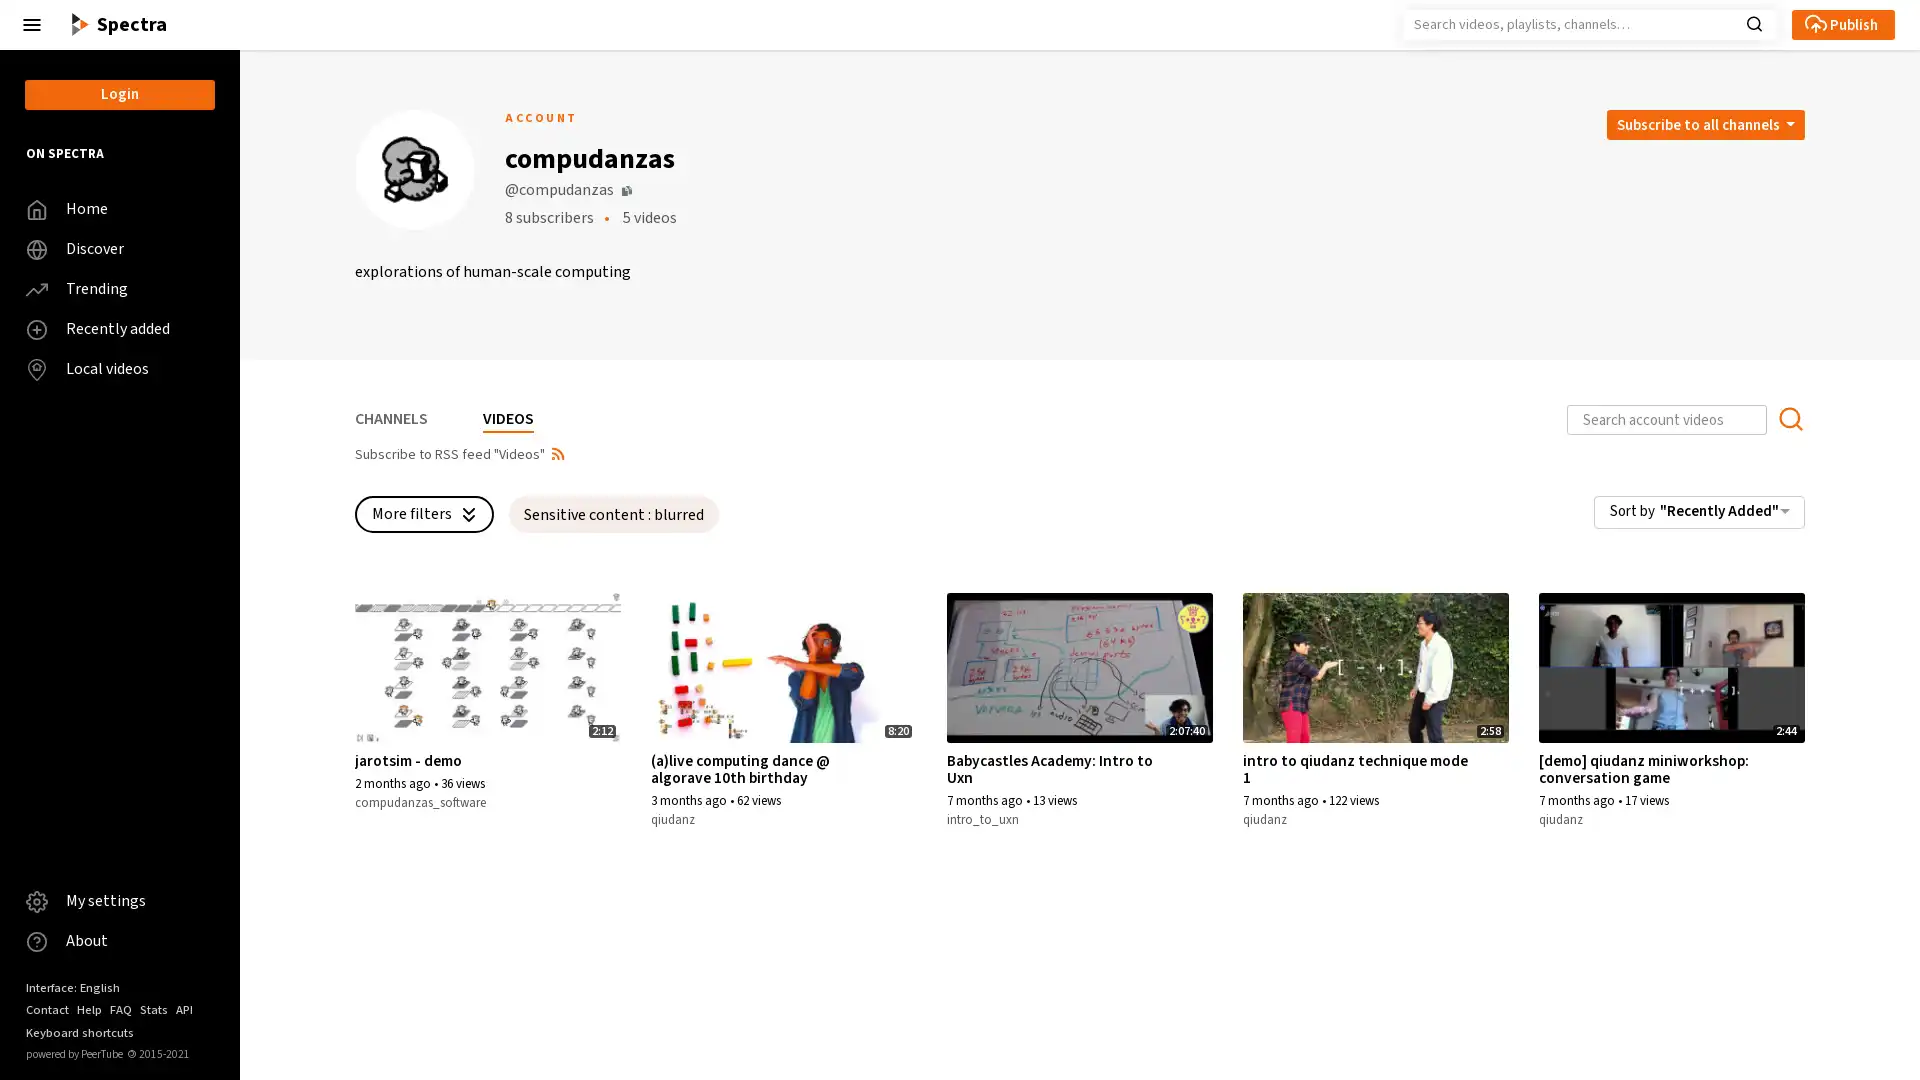  I want to click on Open syndication dropdown, so click(557, 452).